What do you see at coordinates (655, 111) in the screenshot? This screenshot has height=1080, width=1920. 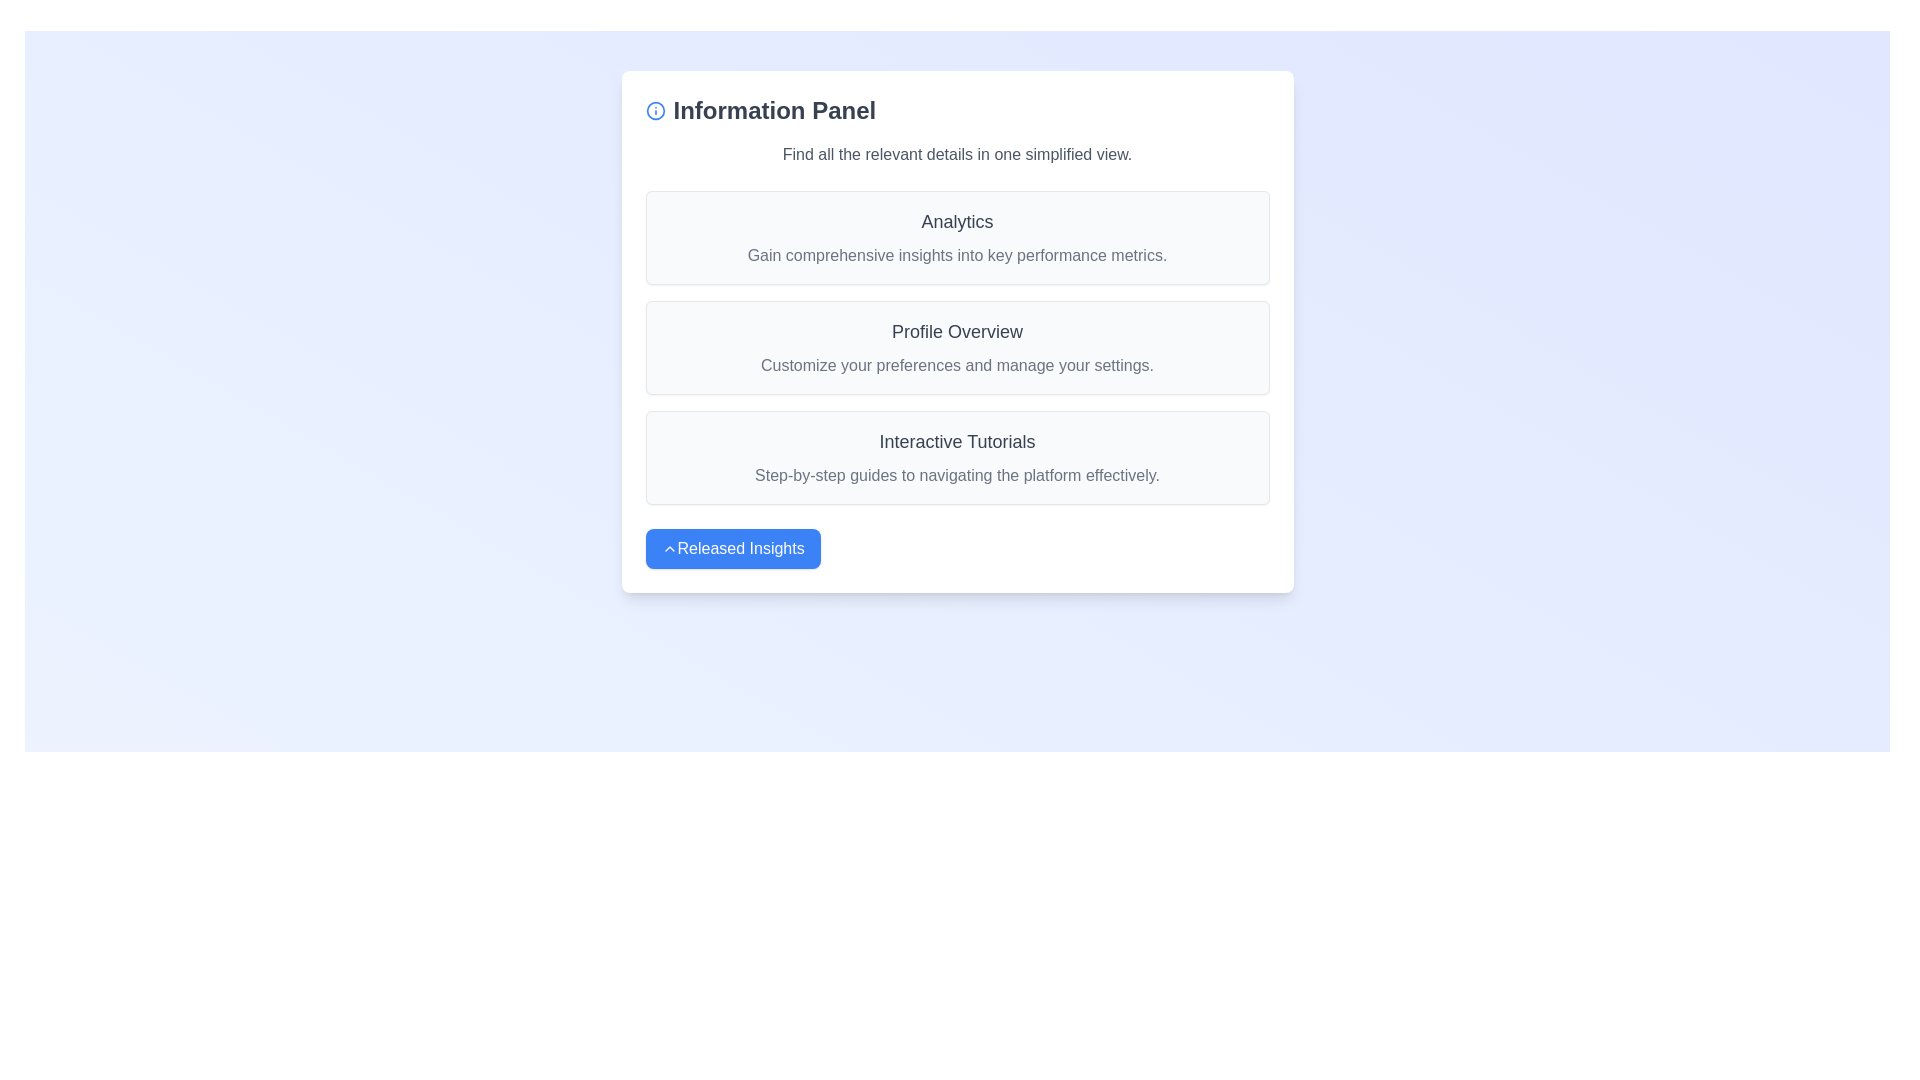 I see `the SVG circle element located in the top section of the information panel, adjacent to the title text 'Information Panel'` at bounding box center [655, 111].